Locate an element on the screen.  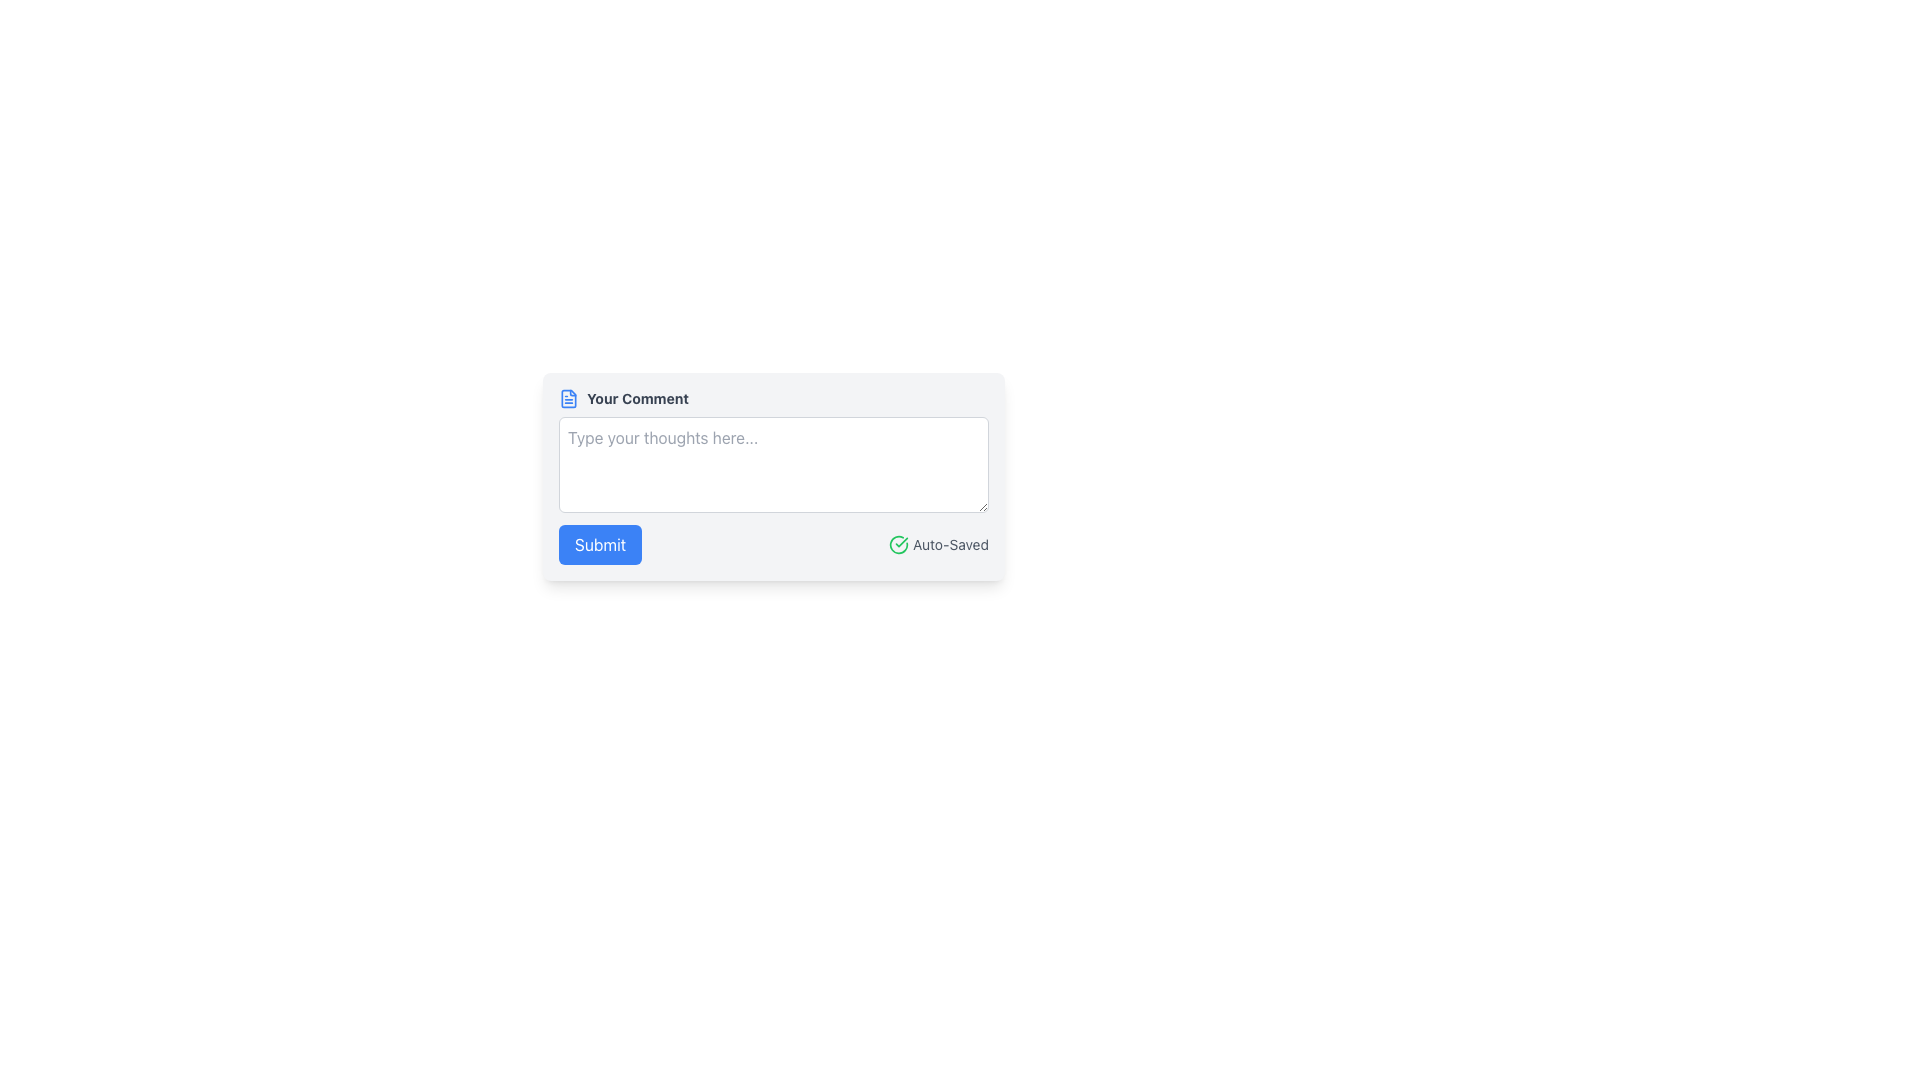
the status of the circular icon with a green checkmark located to the left of the 'Auto-Saved' text in the bottom-right corner of the interface is located at coordinates (898, 544).